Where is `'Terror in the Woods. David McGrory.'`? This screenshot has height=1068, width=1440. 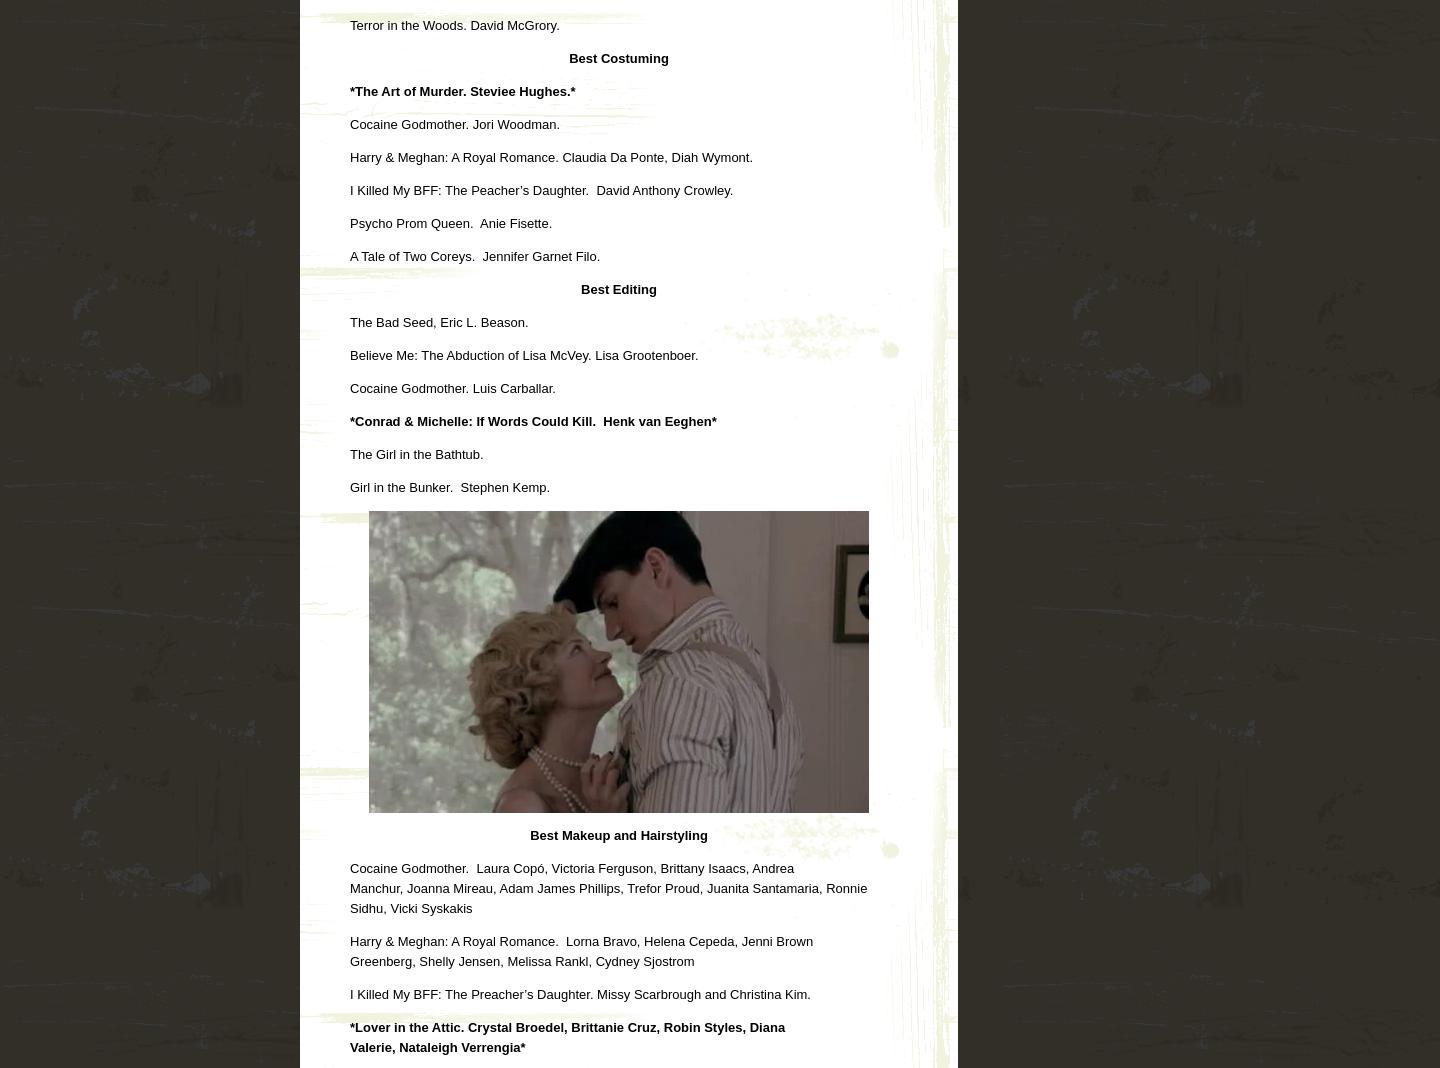 'Terror in the Woods. David McGrory.' is located at coordinates (350, 23).